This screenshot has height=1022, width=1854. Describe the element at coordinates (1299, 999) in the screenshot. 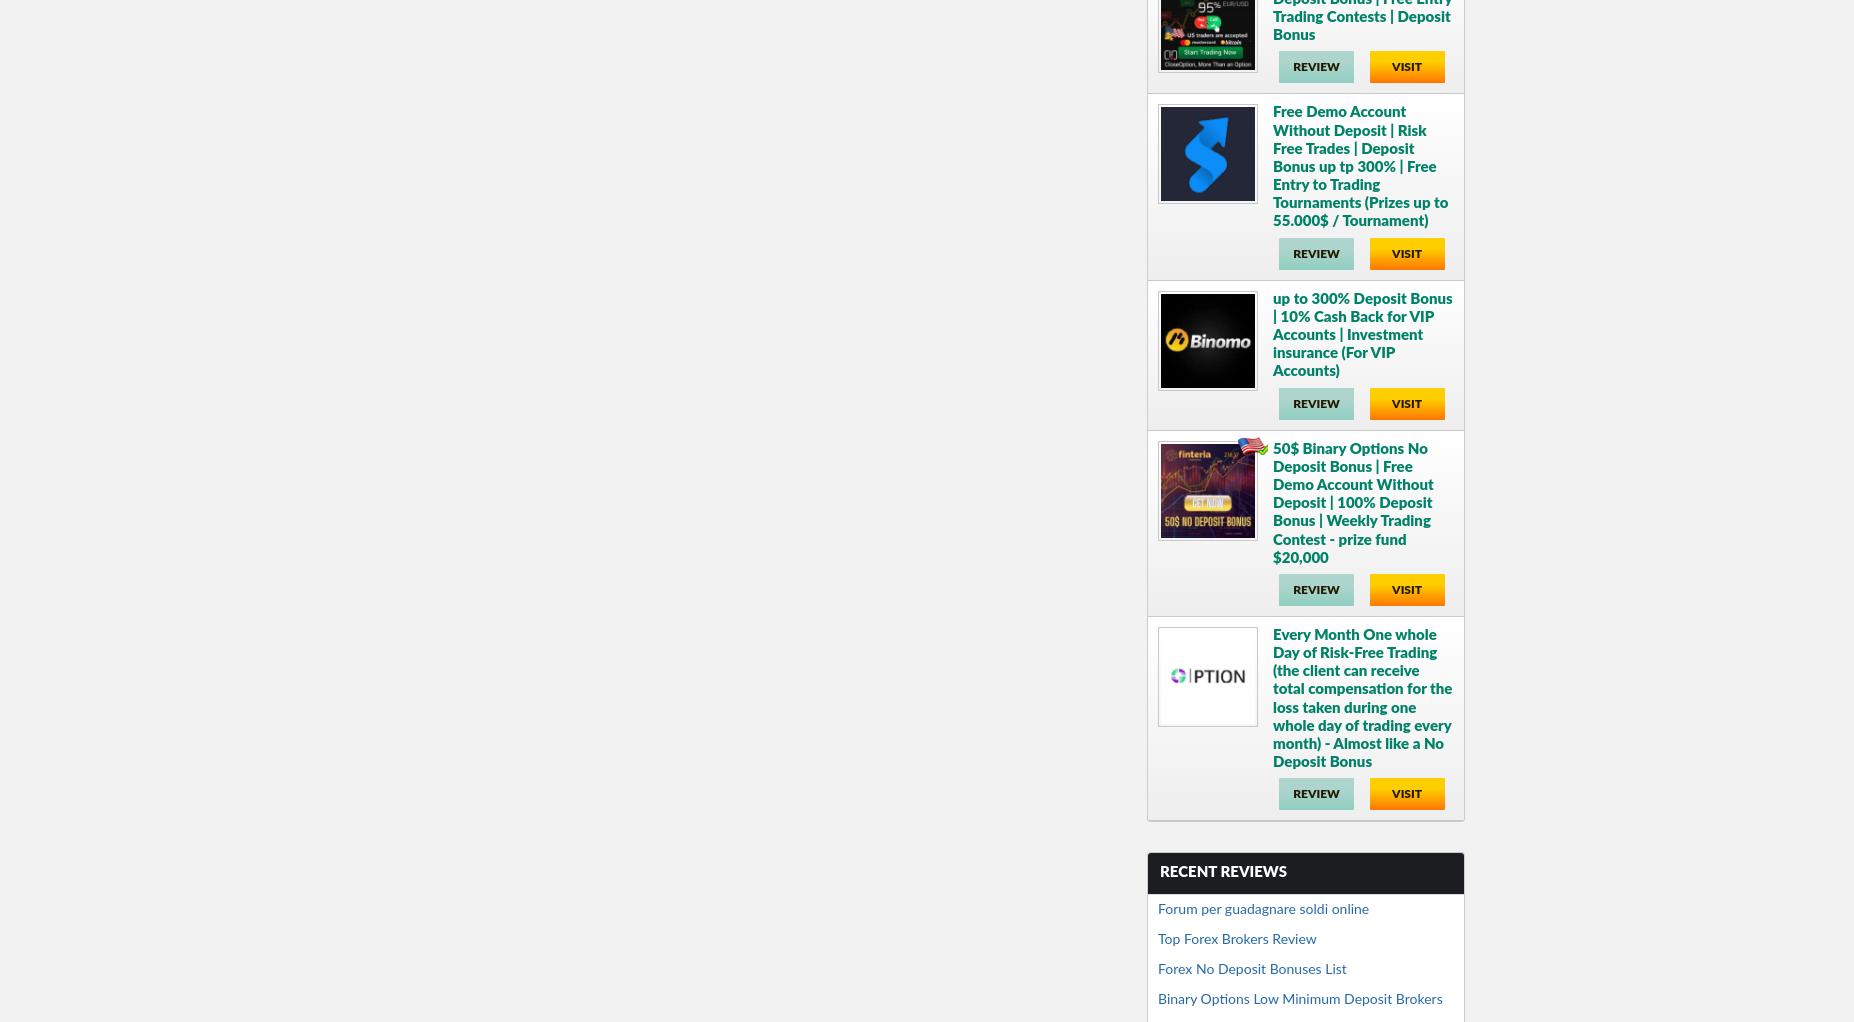

I see `'Binary Options Low Minimum Deposit Brokers'` at that location.